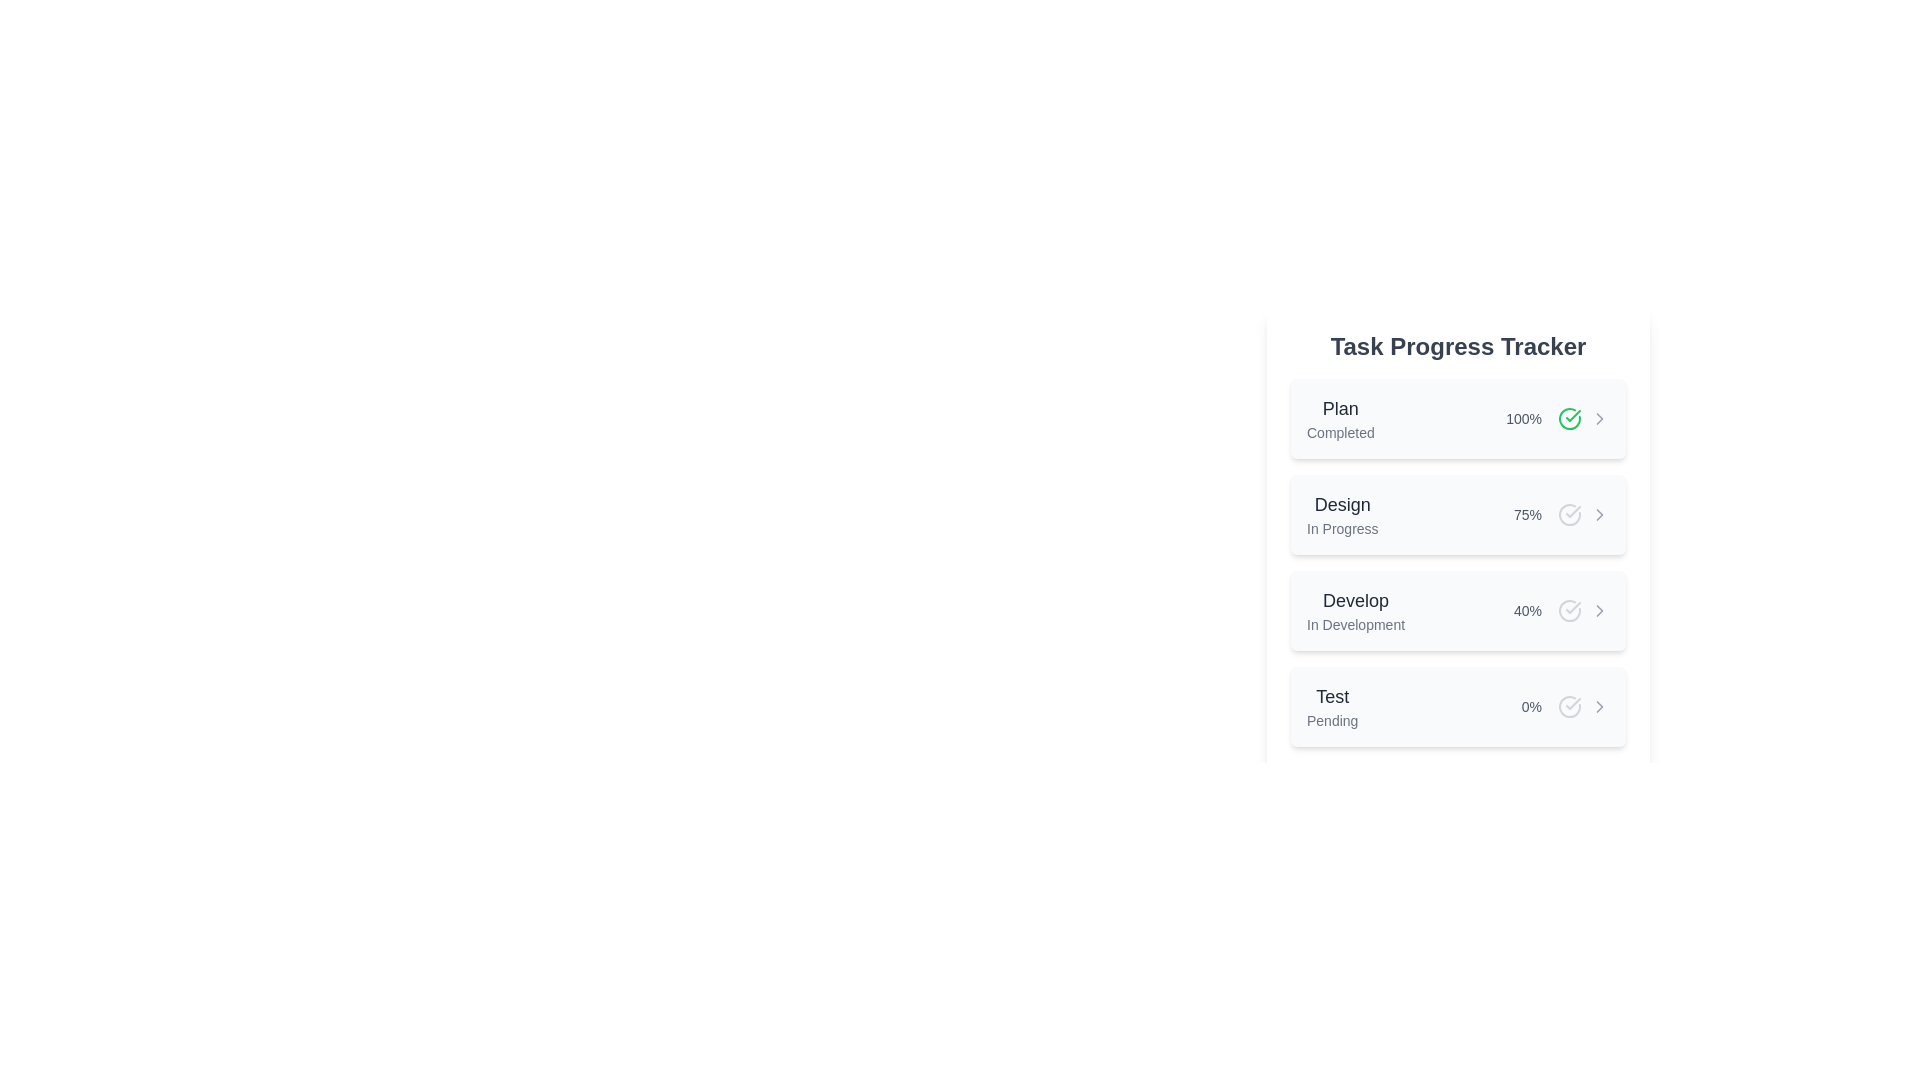 This screenshot has height=1080, width=1920. I want to click on the Chevron icon located at the far-right of the 'Test' task entry, so click(1598, 705).